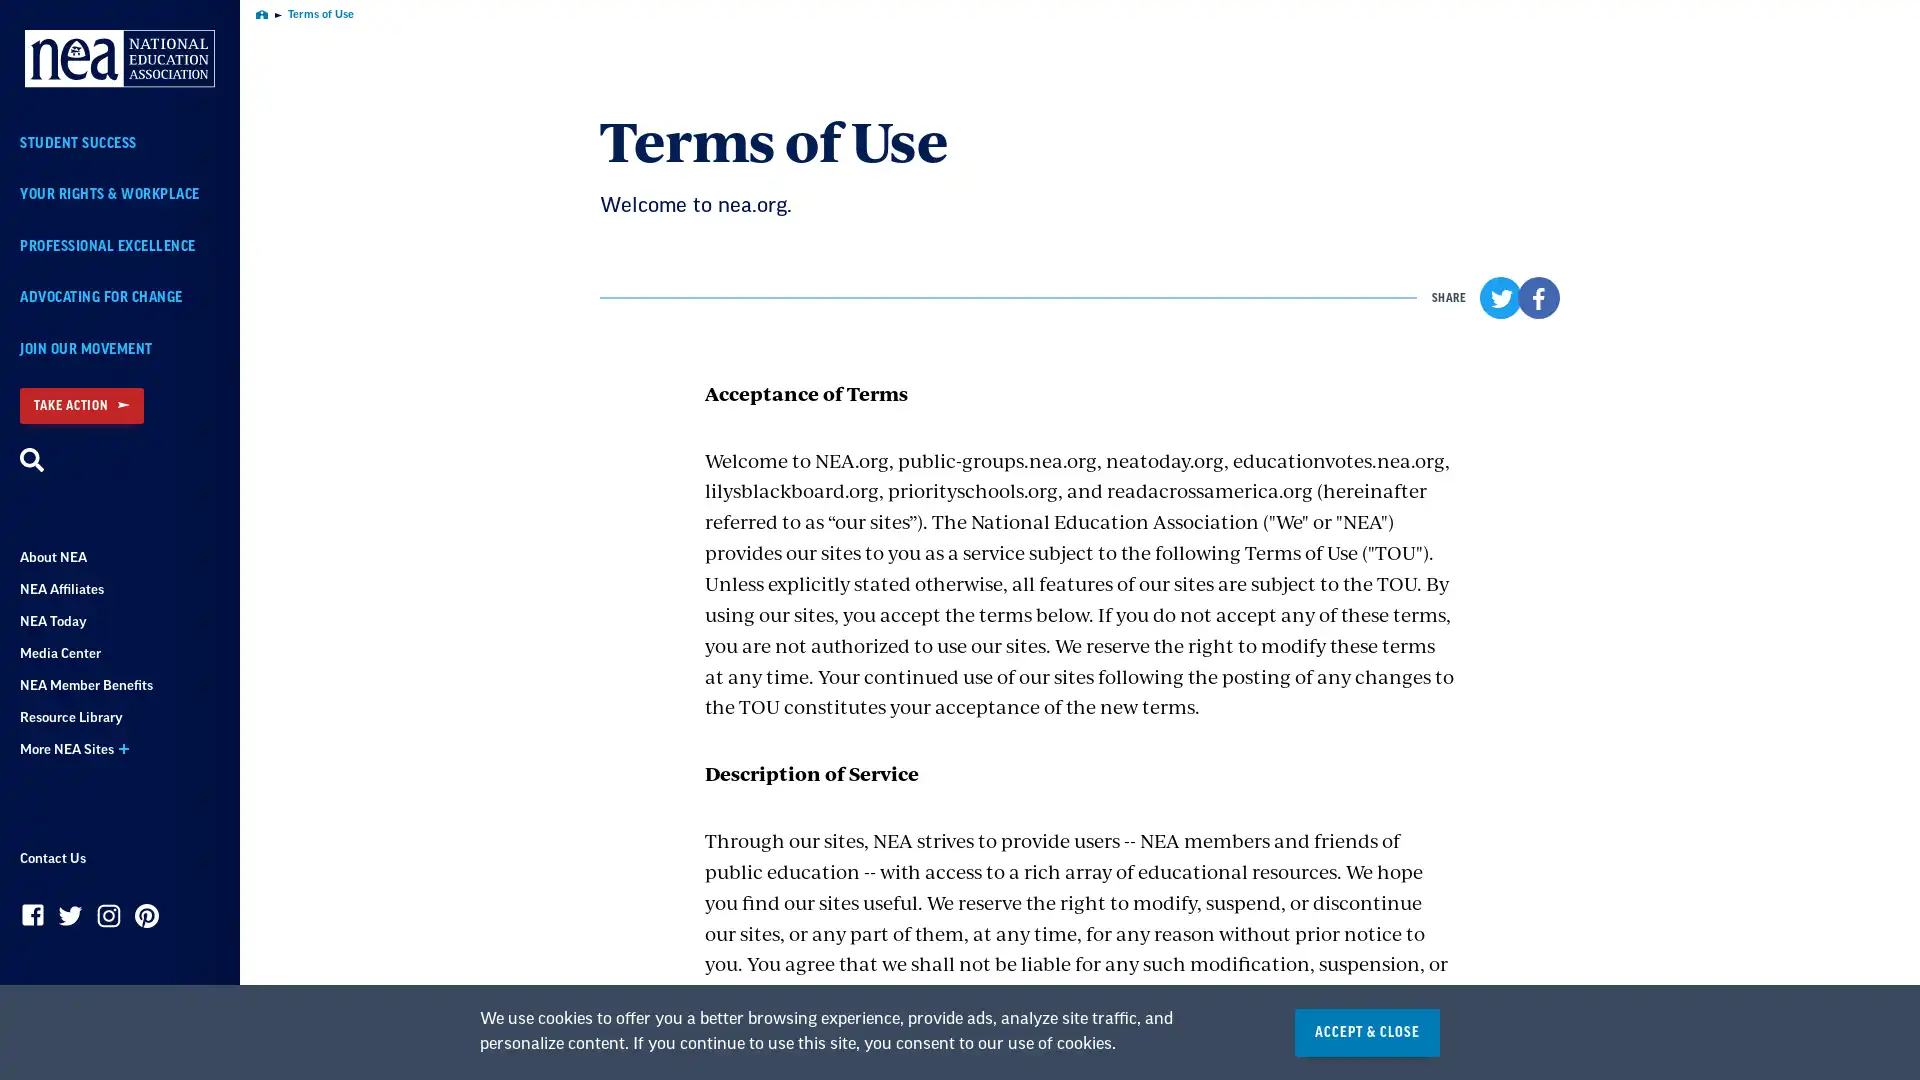  Describe the element at coordinates (32, 461) in the screenshot. I see `Search` at that location.